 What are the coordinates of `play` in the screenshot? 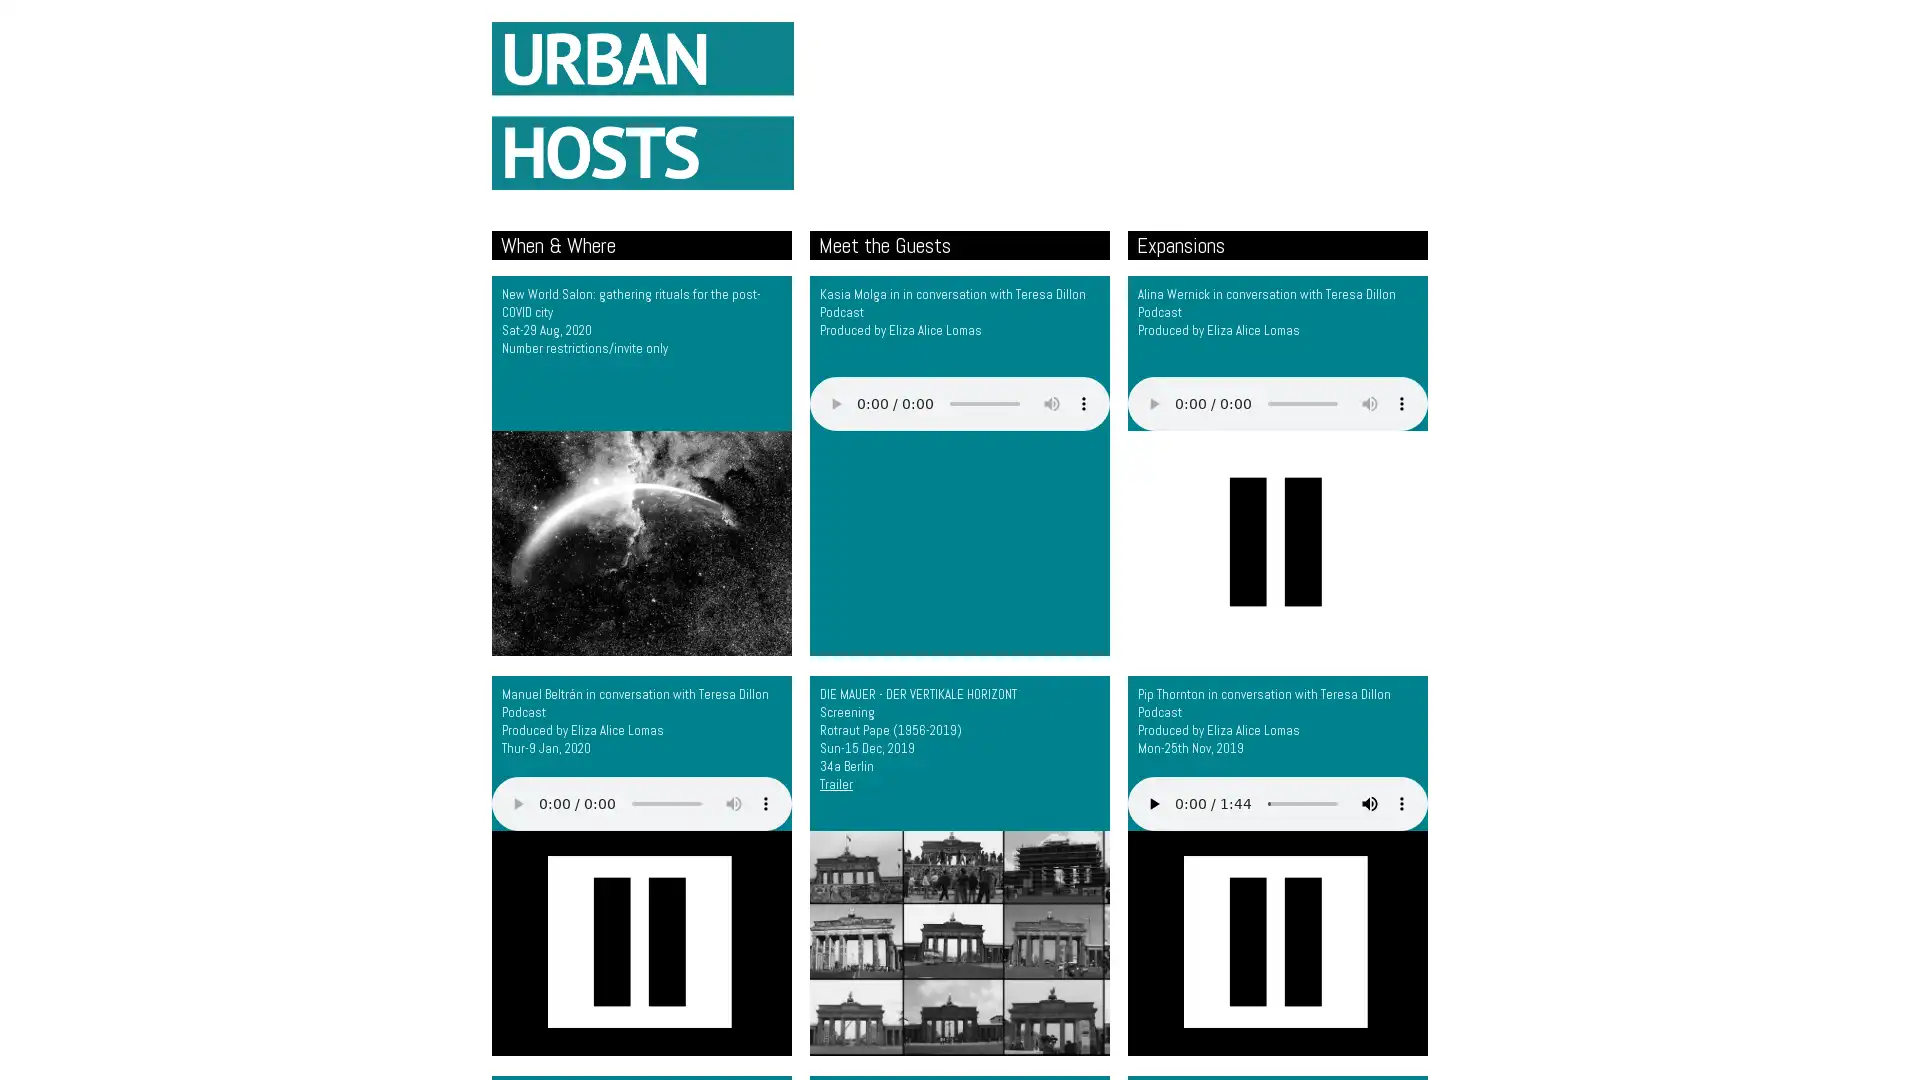 It's located at (1153, 404).